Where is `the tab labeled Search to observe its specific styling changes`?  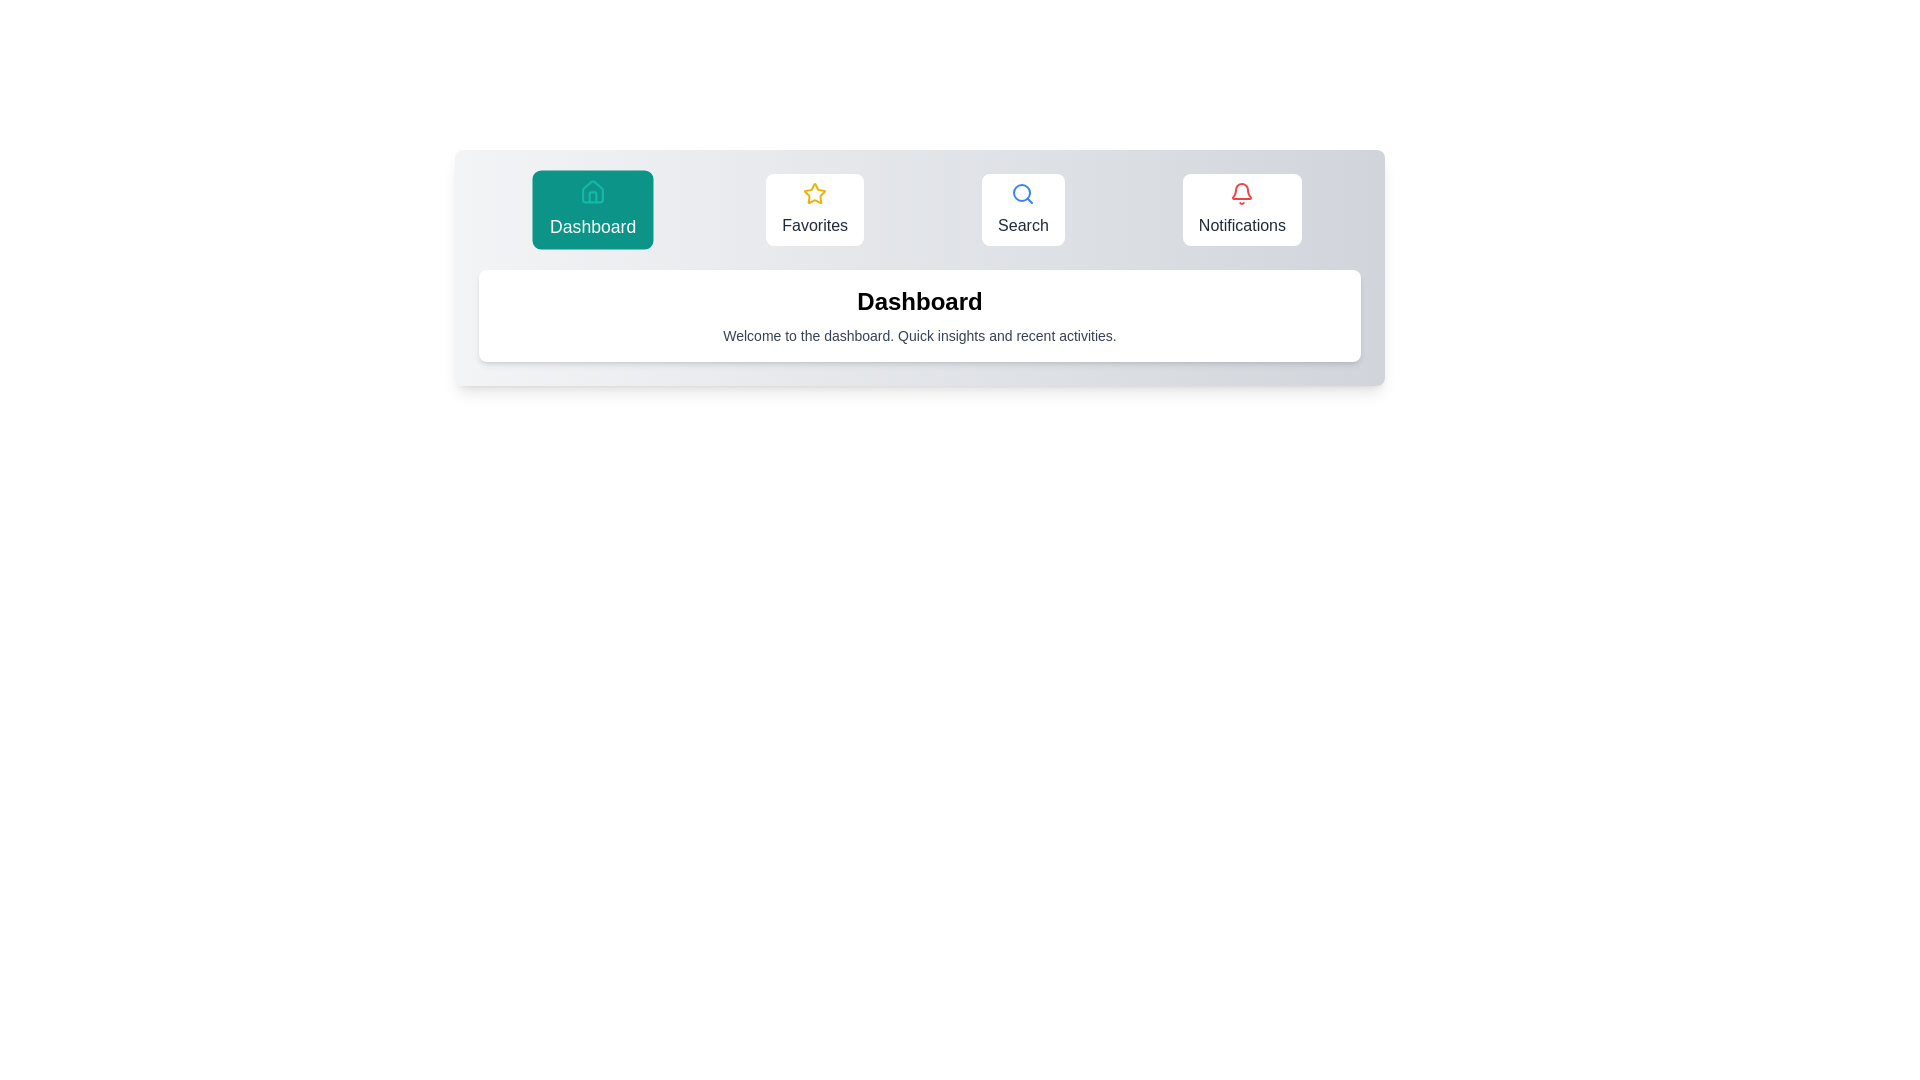 the tab labeled Search to observe its specific styling changes is located at coordinates (1023, 209).